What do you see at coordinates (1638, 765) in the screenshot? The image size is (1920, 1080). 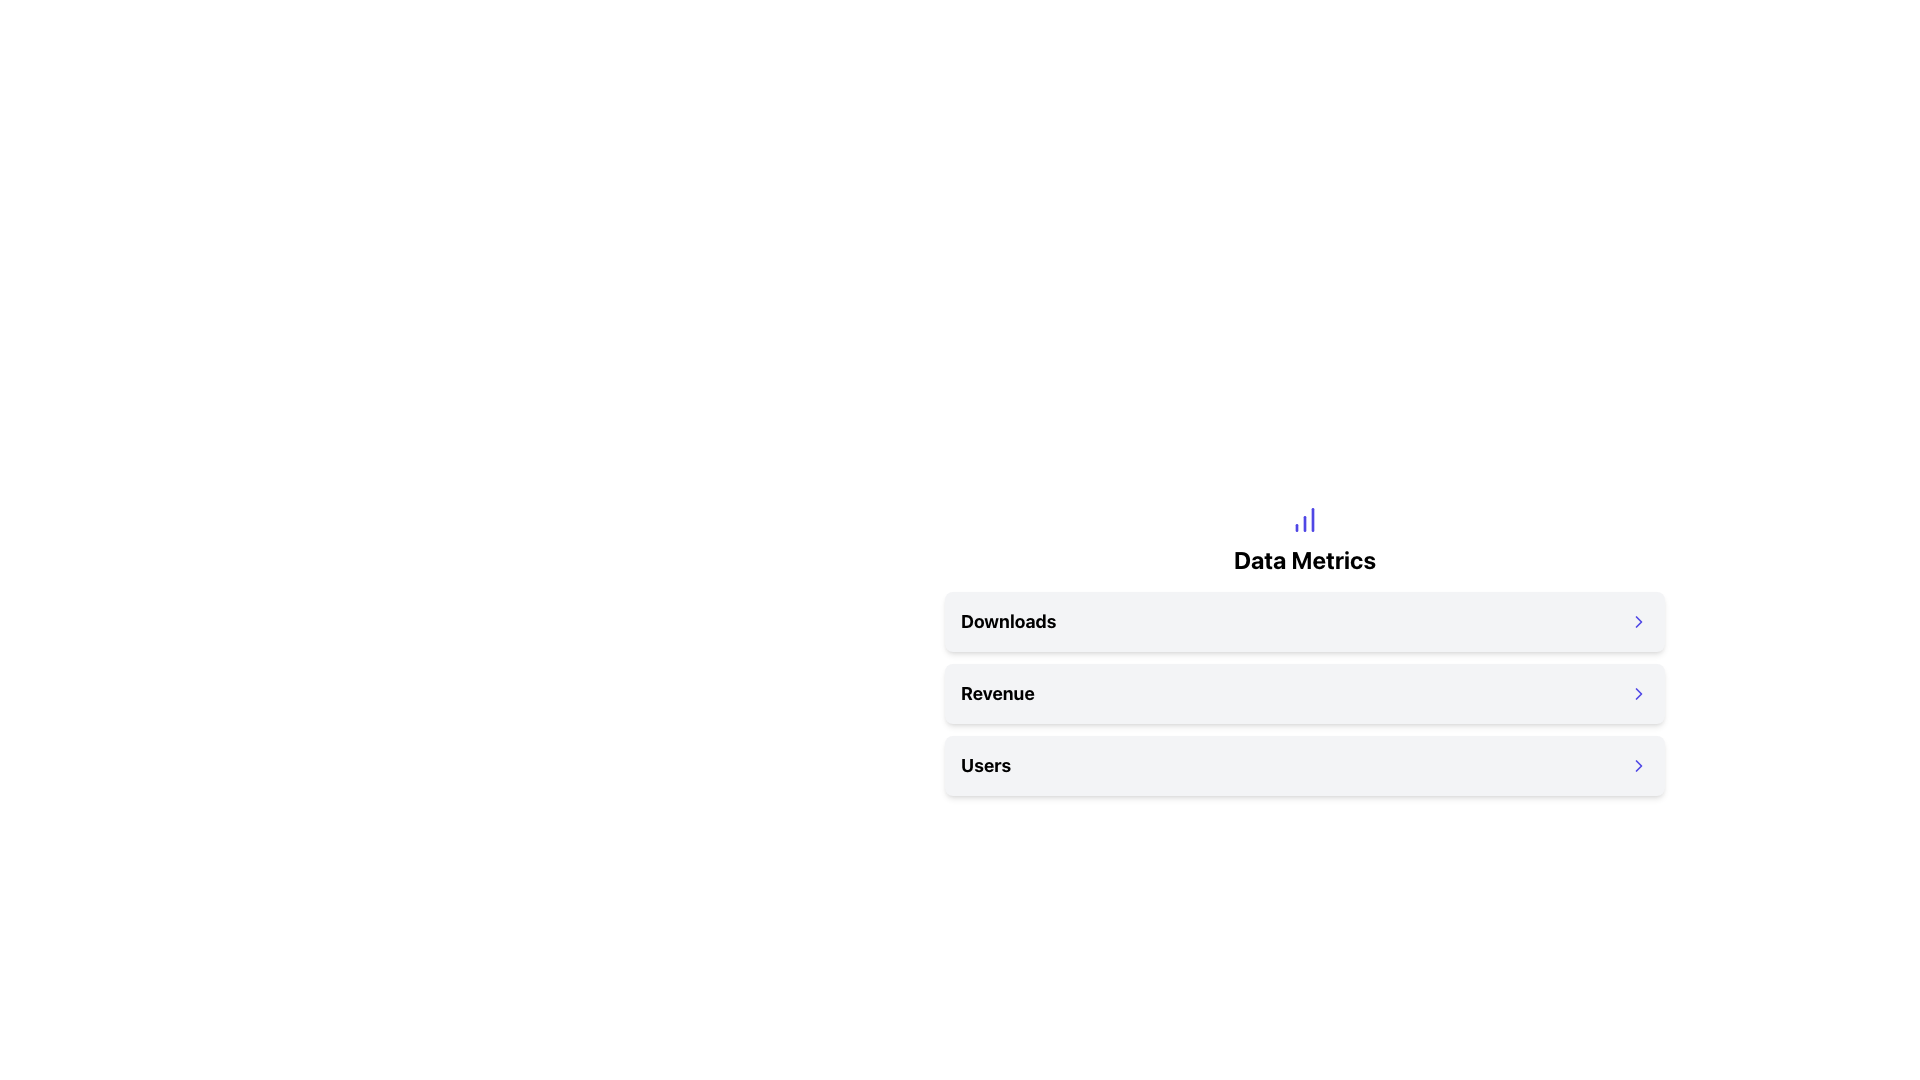 I see `the right-pointing chevron icon in light blue color located at the far right of the 'Users' row` at bounding box center [1638, 765].